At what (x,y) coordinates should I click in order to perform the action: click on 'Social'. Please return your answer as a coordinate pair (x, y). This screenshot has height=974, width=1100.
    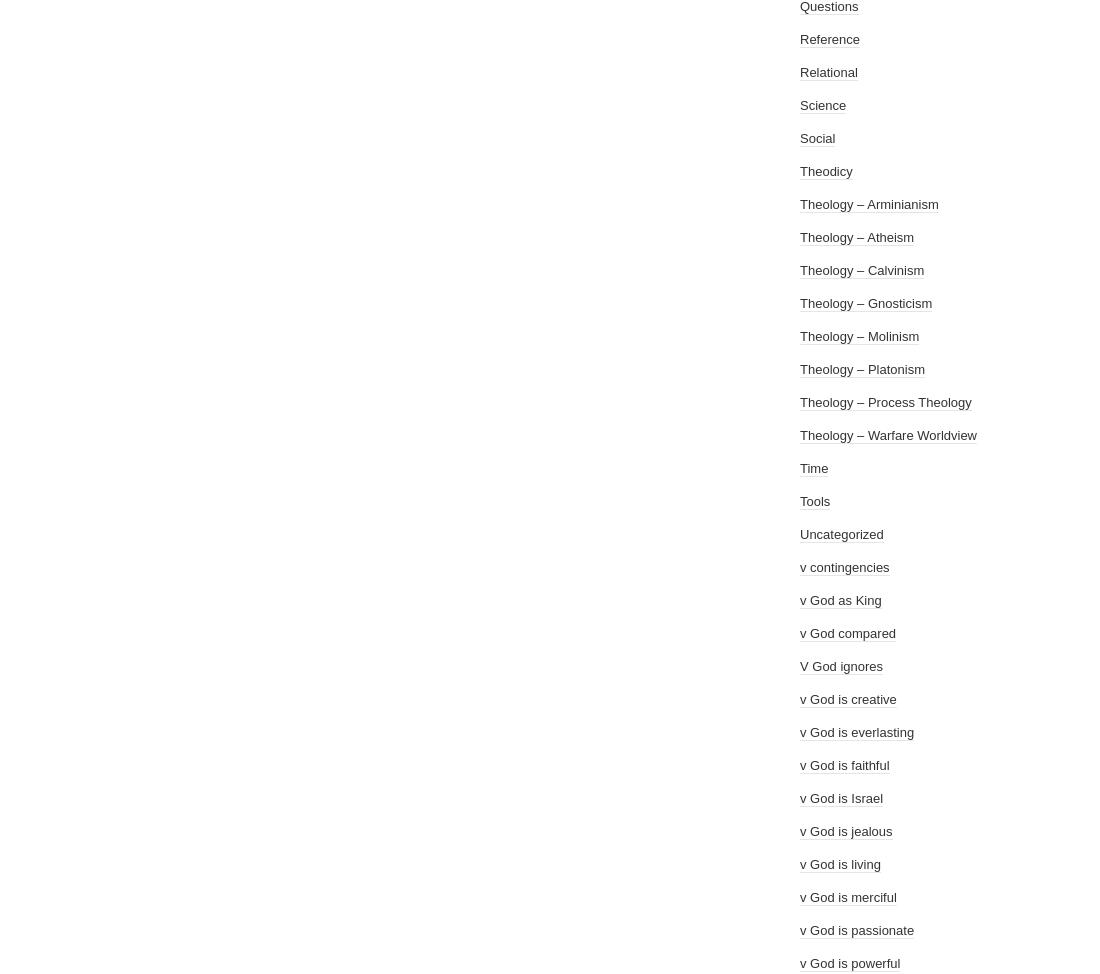
    Looking at the image, I should click on (817, 137).